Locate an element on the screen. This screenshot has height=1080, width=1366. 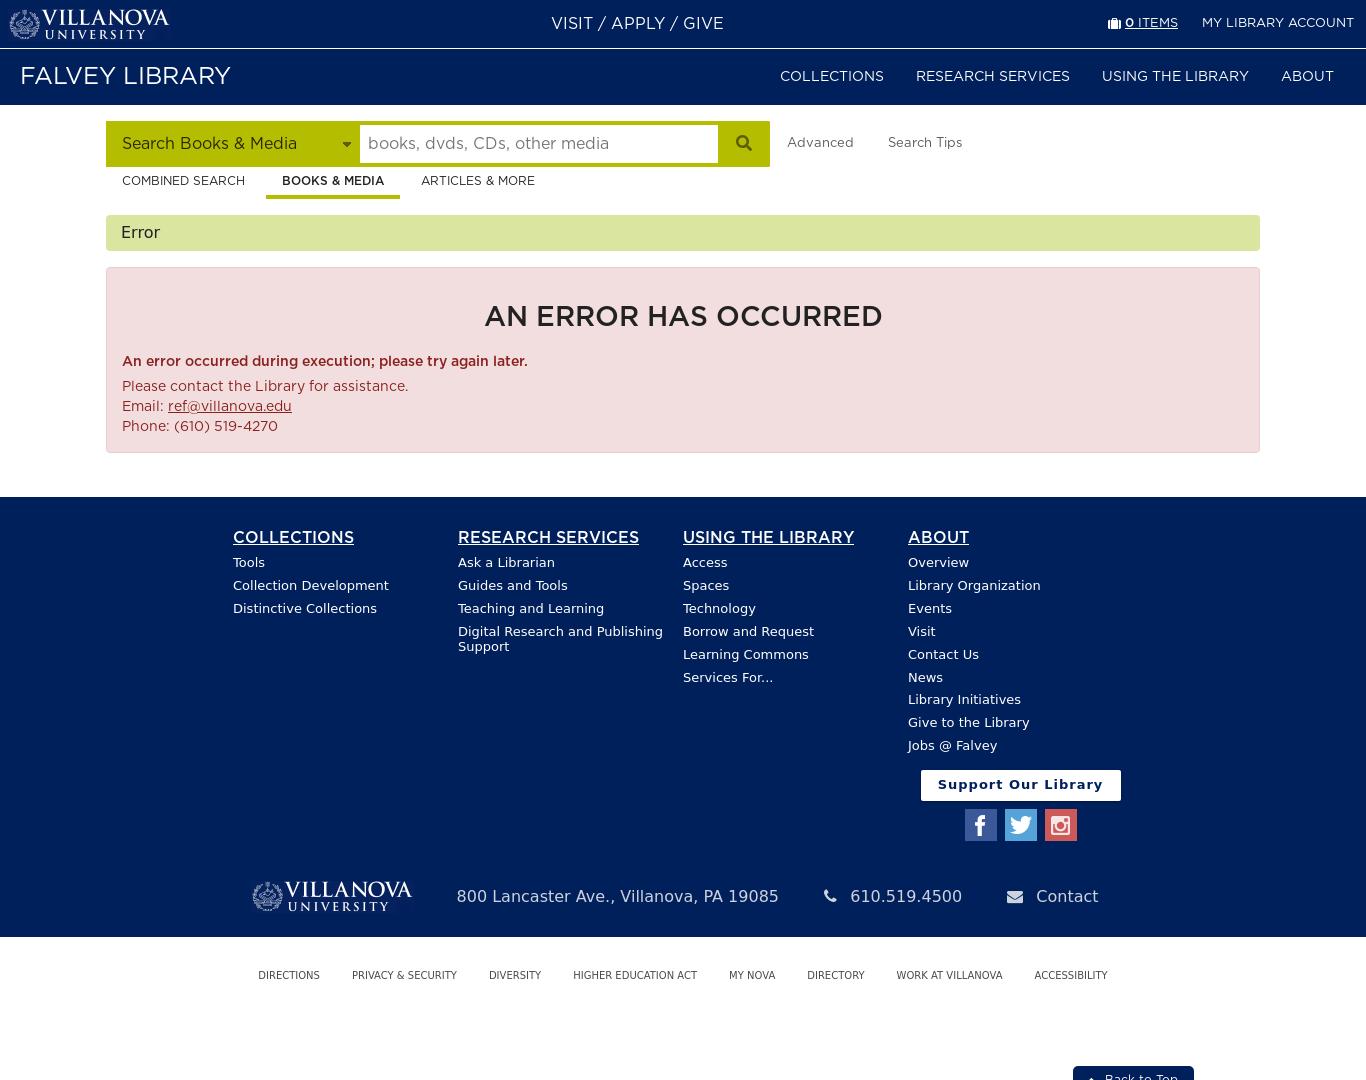
'Books & Media' is located at coordinates (333, 180).